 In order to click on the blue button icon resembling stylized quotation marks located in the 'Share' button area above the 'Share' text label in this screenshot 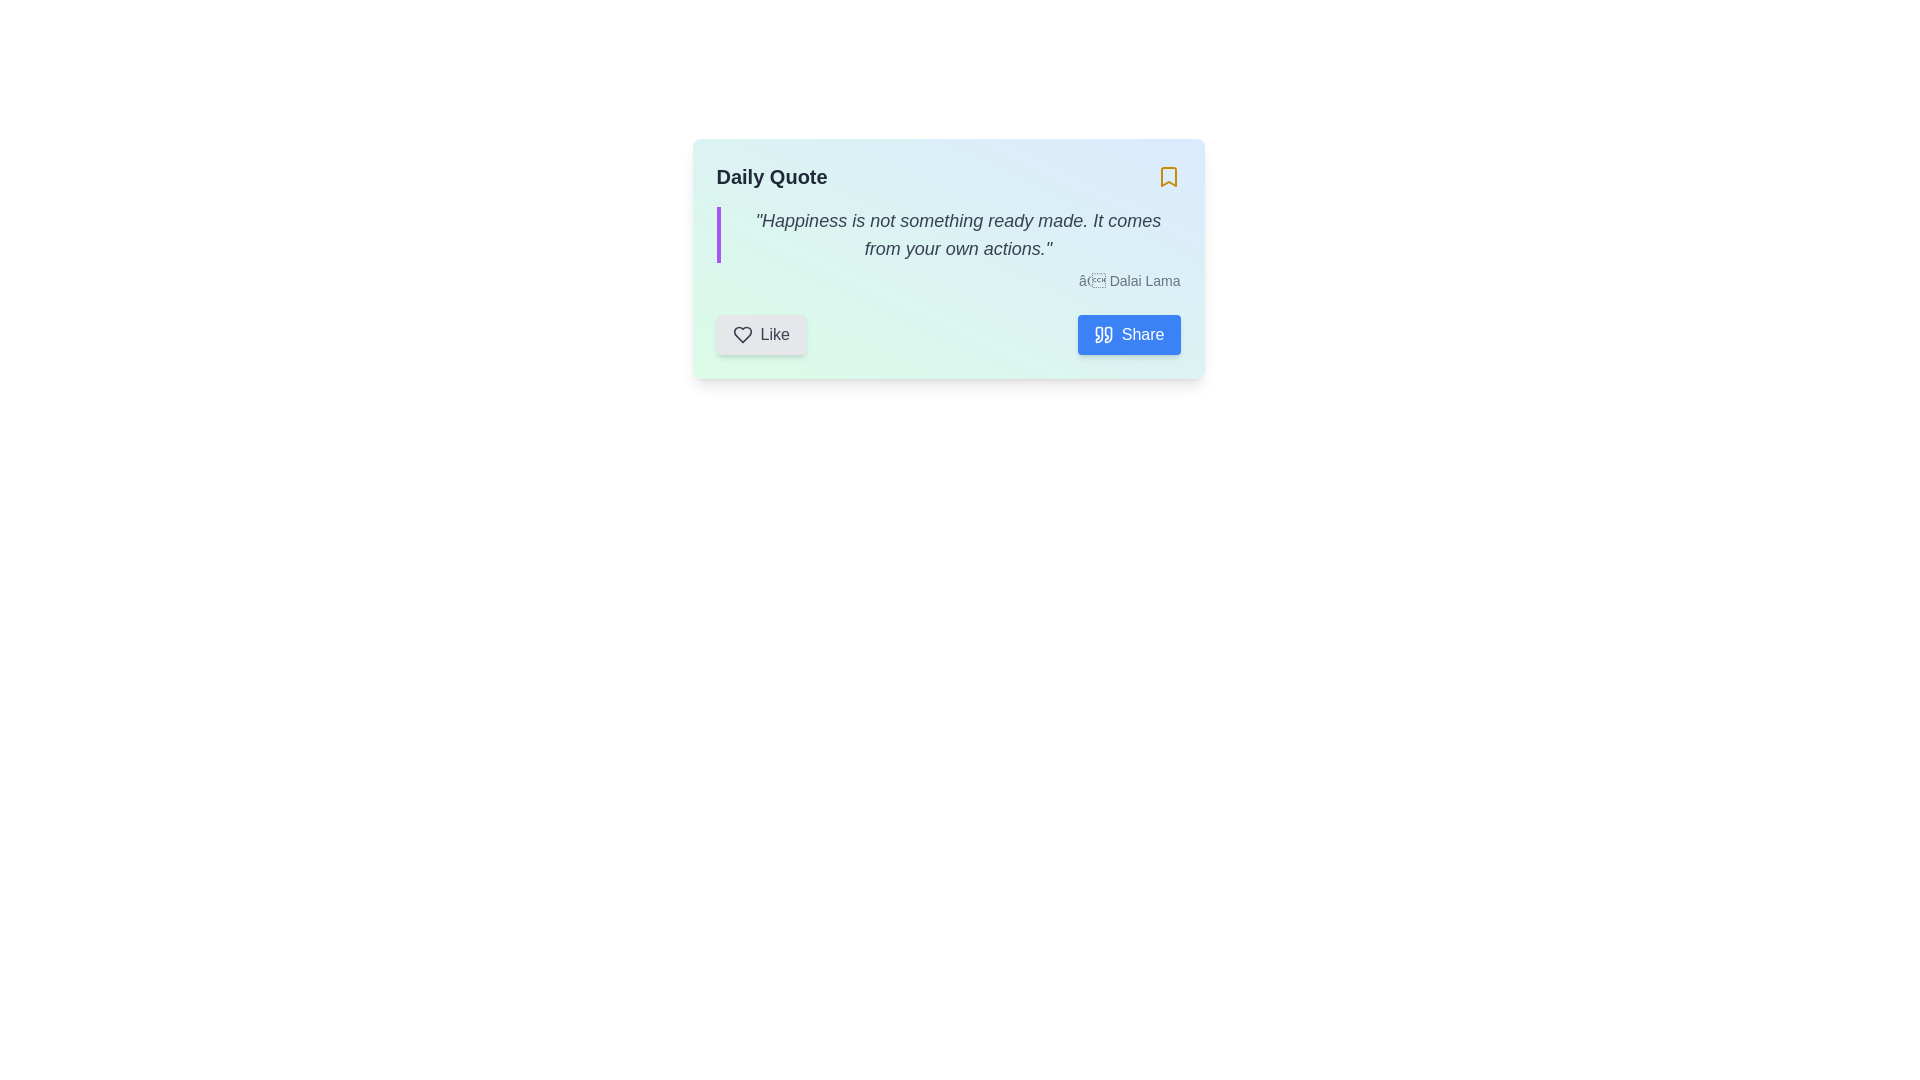, I will do `click(1102, 334)`.